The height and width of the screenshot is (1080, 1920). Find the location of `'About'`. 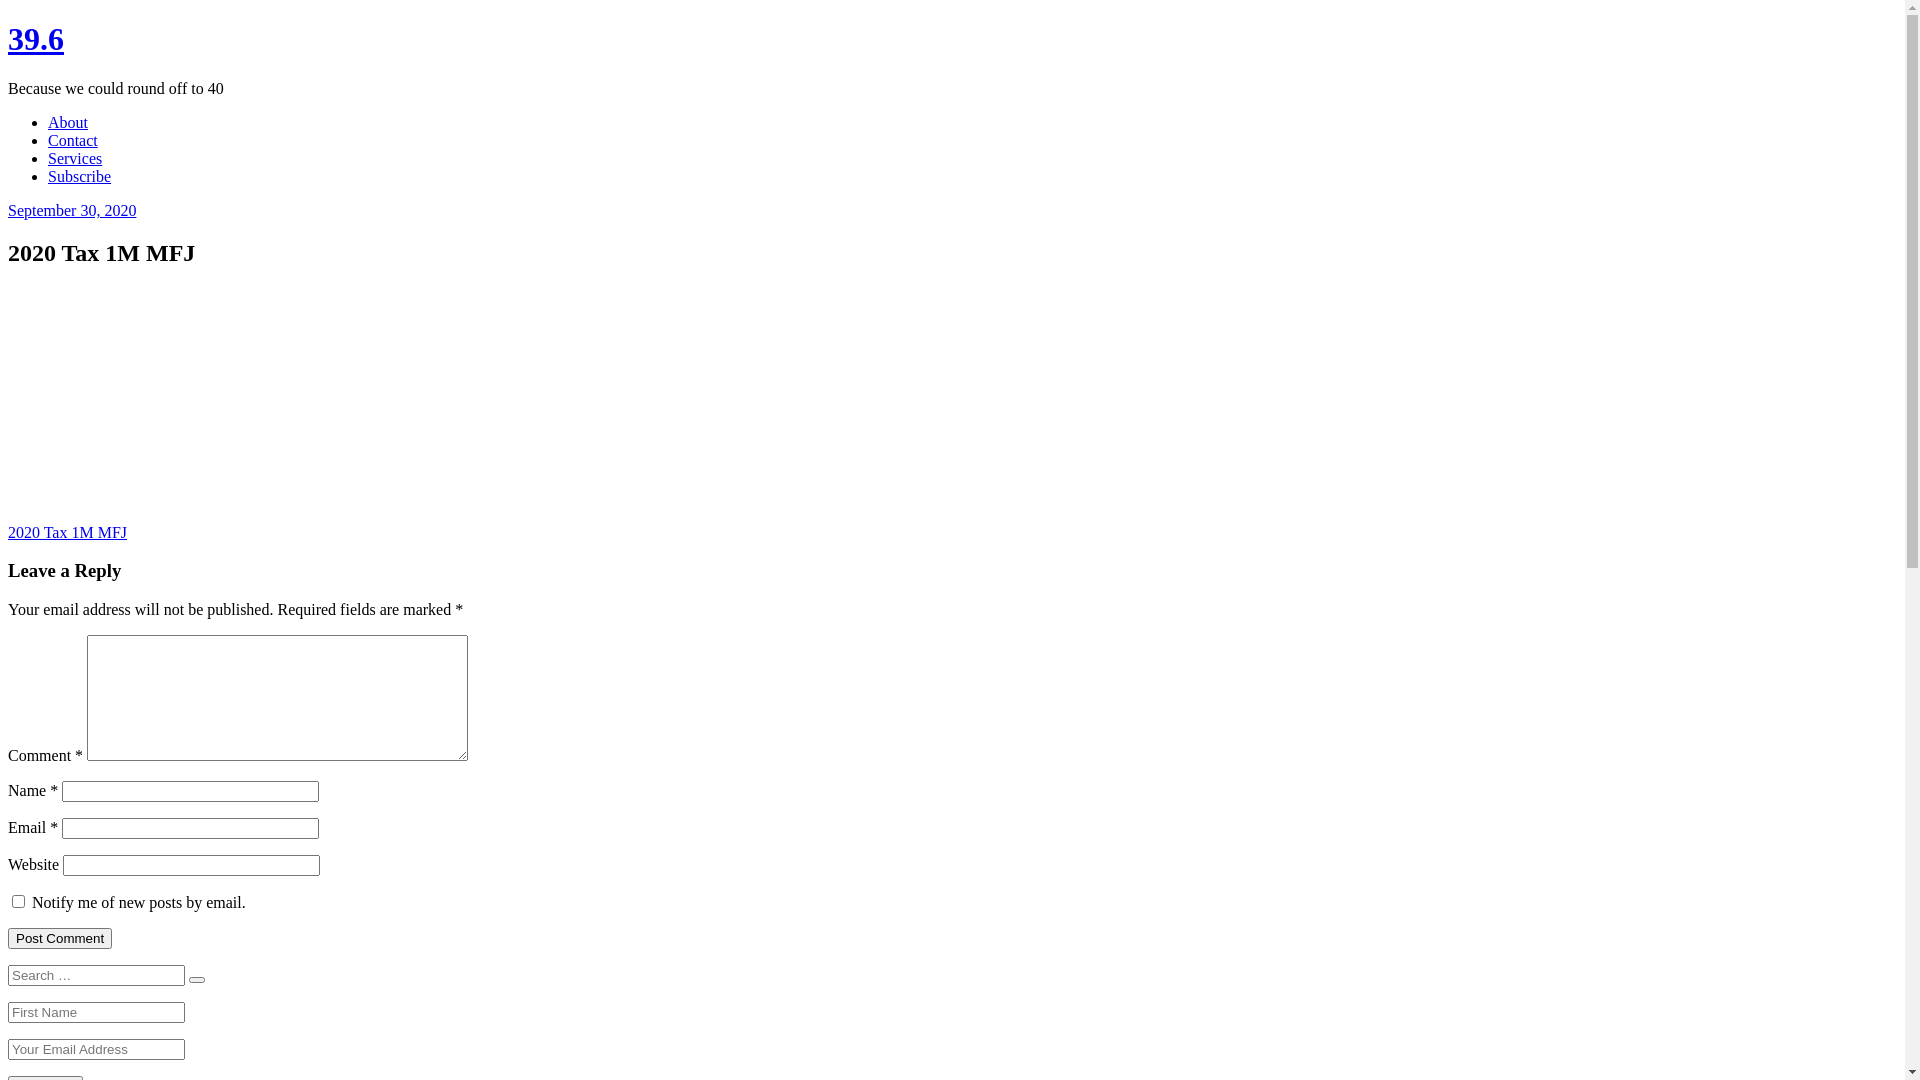

'About' is located at coordinates (48, 122).